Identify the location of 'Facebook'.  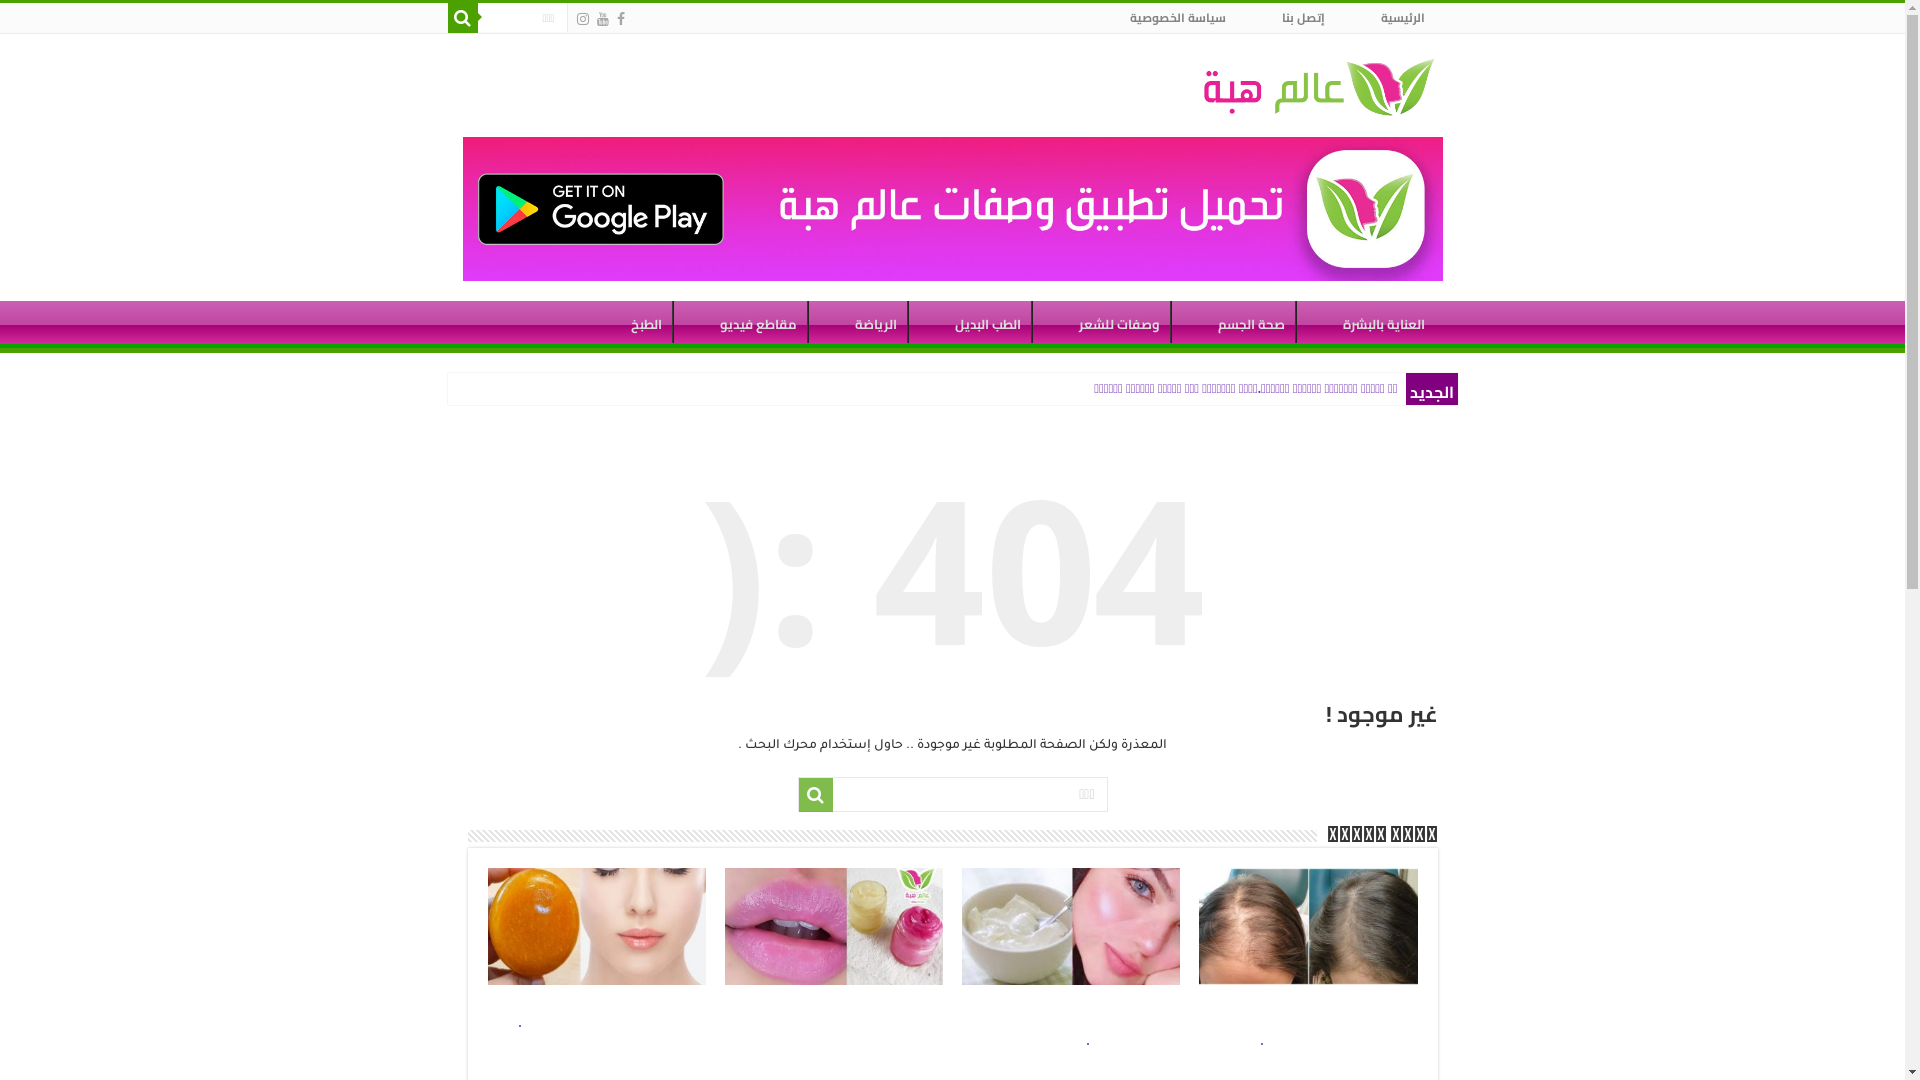
(618, 19).